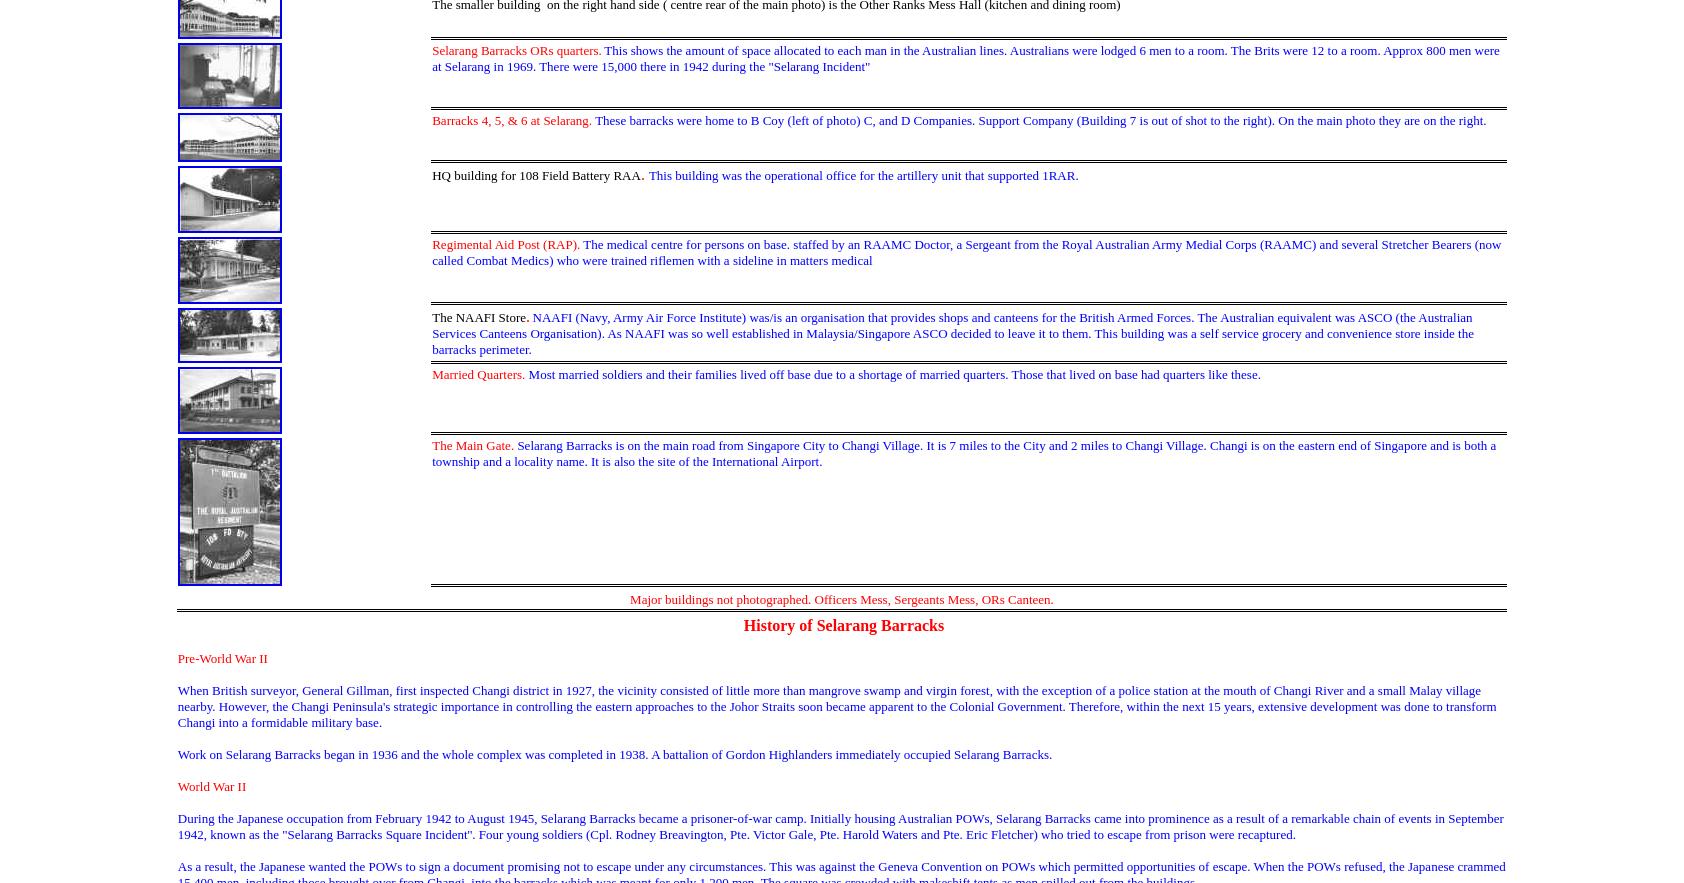 This screenshot has width=1684, height=883. I want to click on 'When British surveyor, General Gillman, first inspected Changi district
        in 1927, the vicinity consisted of little more than mangrove swamp and
        virgin forest, with the exception of a police station at the mouth of
        Changi River and a small Malay village nearby. However, the Changi
        Peninsula's strategic importance in controlling the eastern approaches
        to the Johor Straits soon became apparent to the Colonial Government.
        Therefore, within the next 15 years, extensive development was done to
        transform Changi into a formidable military base.', so click(836, 706).